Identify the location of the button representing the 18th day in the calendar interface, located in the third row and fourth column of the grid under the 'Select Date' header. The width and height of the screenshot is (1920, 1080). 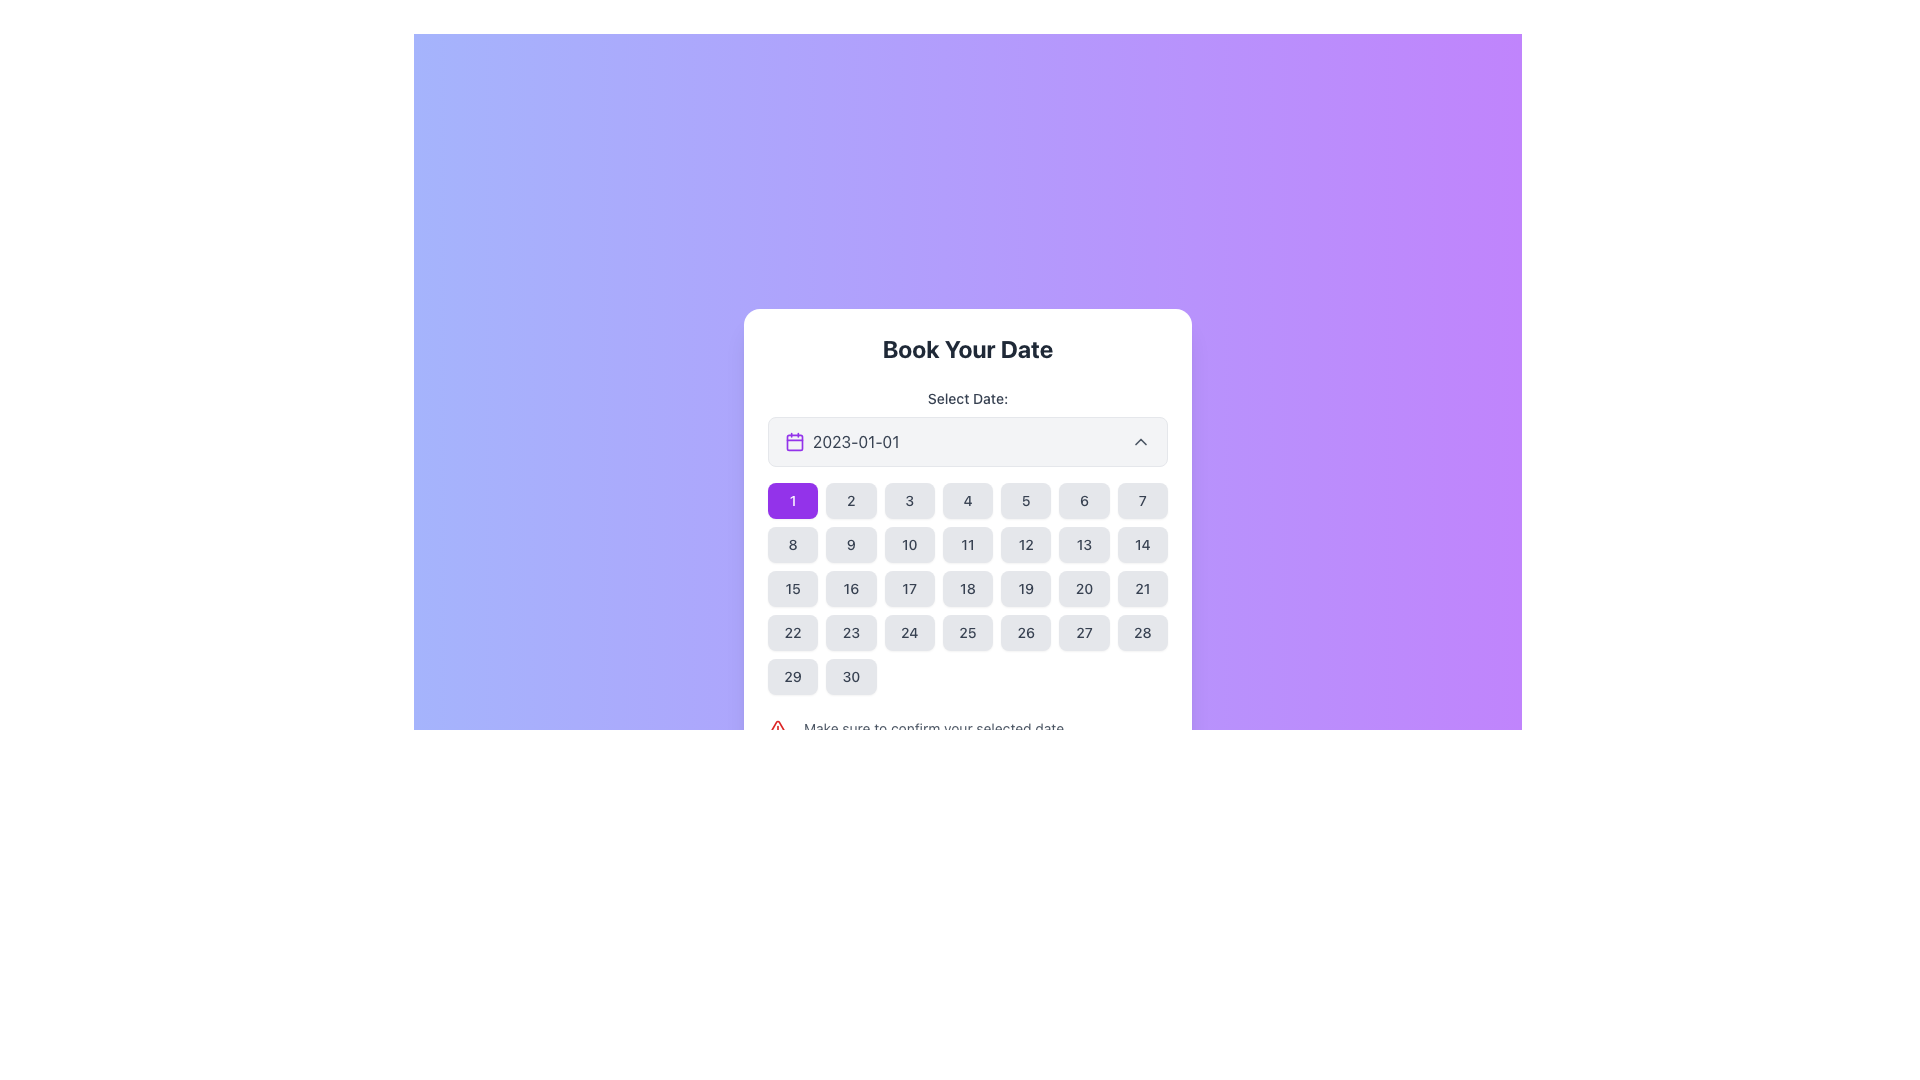
(968, 588).